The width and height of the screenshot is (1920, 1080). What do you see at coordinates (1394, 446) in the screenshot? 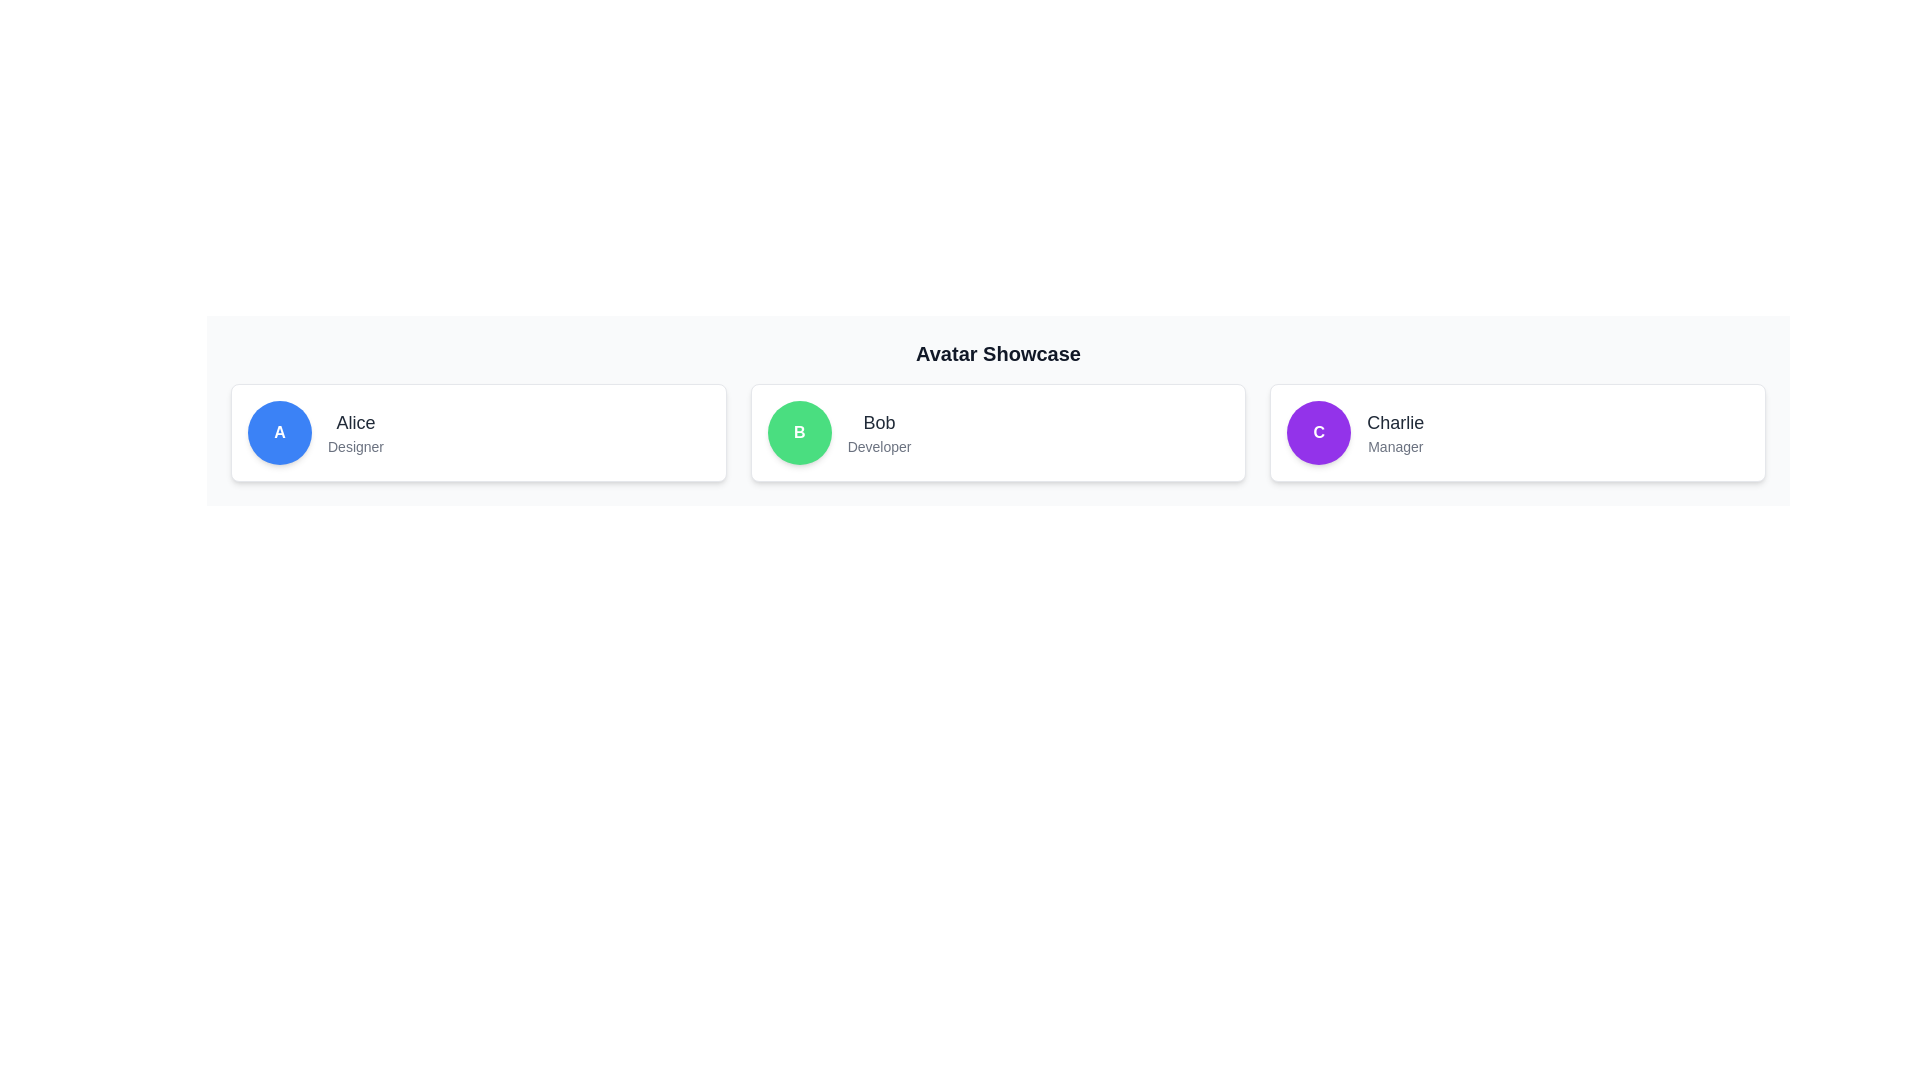
I see `the Text label that denotes the role or title of the individual named 'Charlie,' located within a card on the far-right side of the interface, directly beneath the name 'Charlie.'` at bounding box center [1394, 446].